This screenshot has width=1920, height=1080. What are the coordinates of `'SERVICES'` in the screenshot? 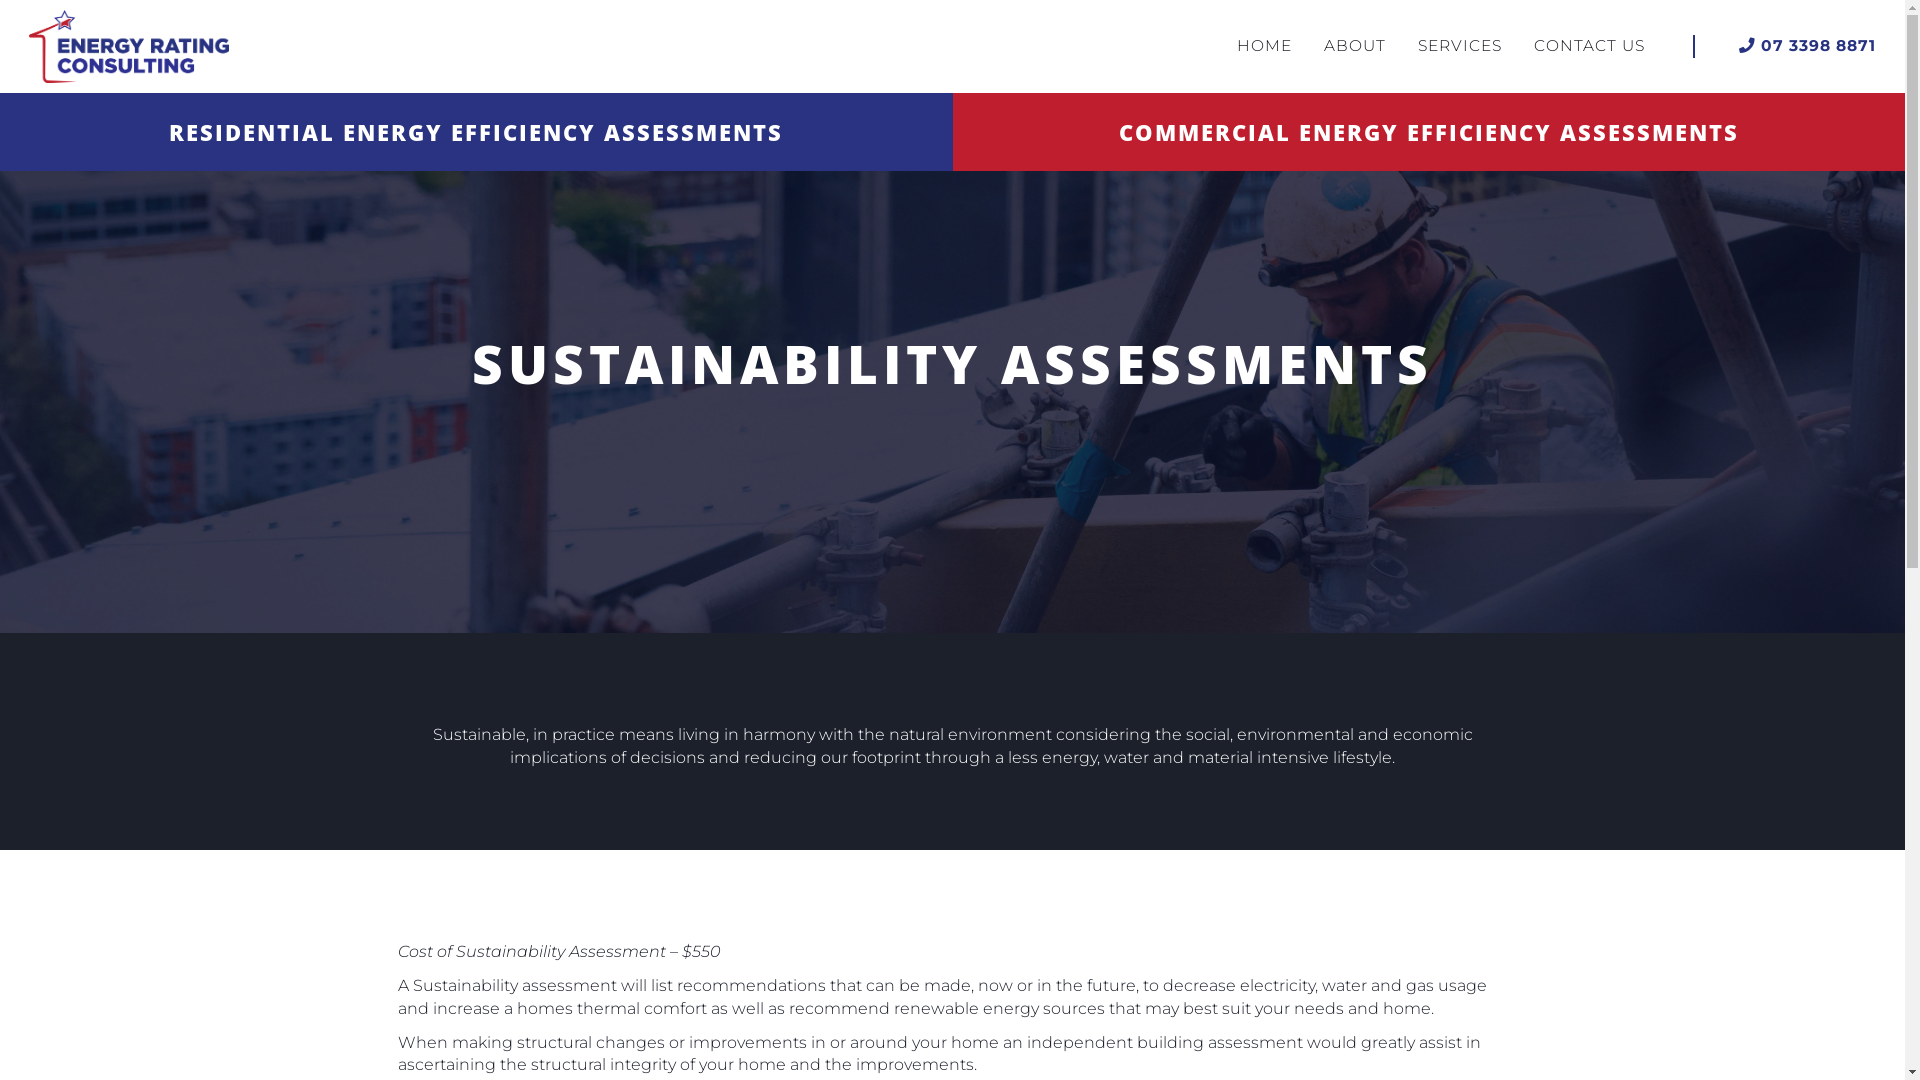 It's located at (1459, 45).